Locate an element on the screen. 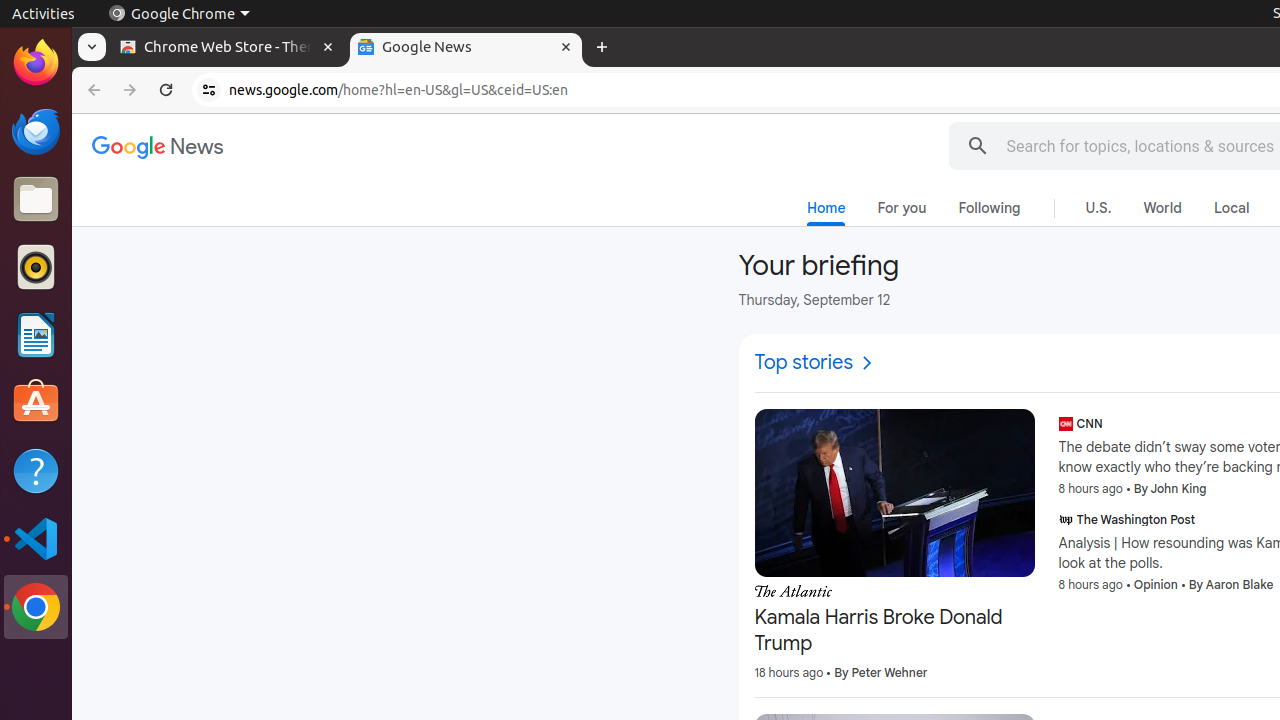 The image size is (1280, 720). 'Help' is located at coordinates (35, 471).